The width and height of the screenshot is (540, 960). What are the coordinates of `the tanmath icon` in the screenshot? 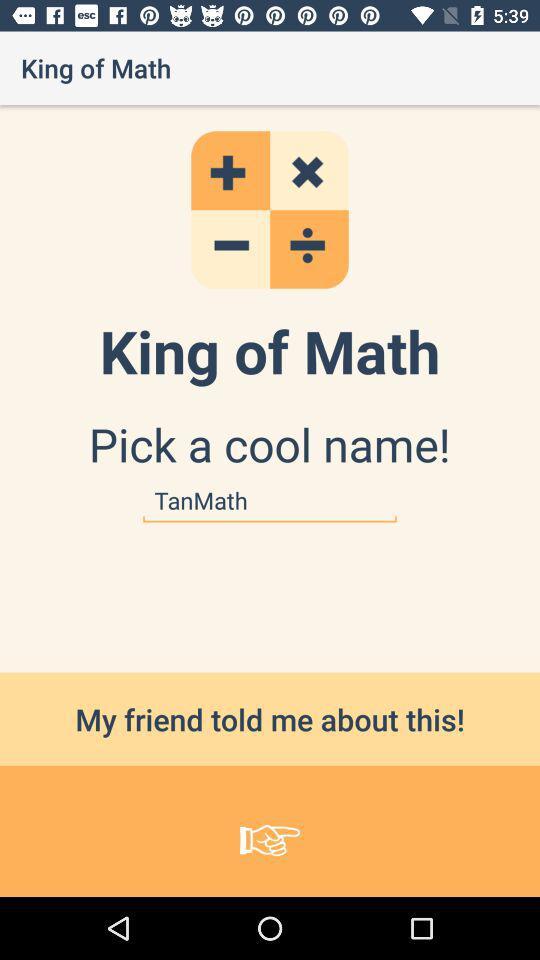 It's located at (270, 500).